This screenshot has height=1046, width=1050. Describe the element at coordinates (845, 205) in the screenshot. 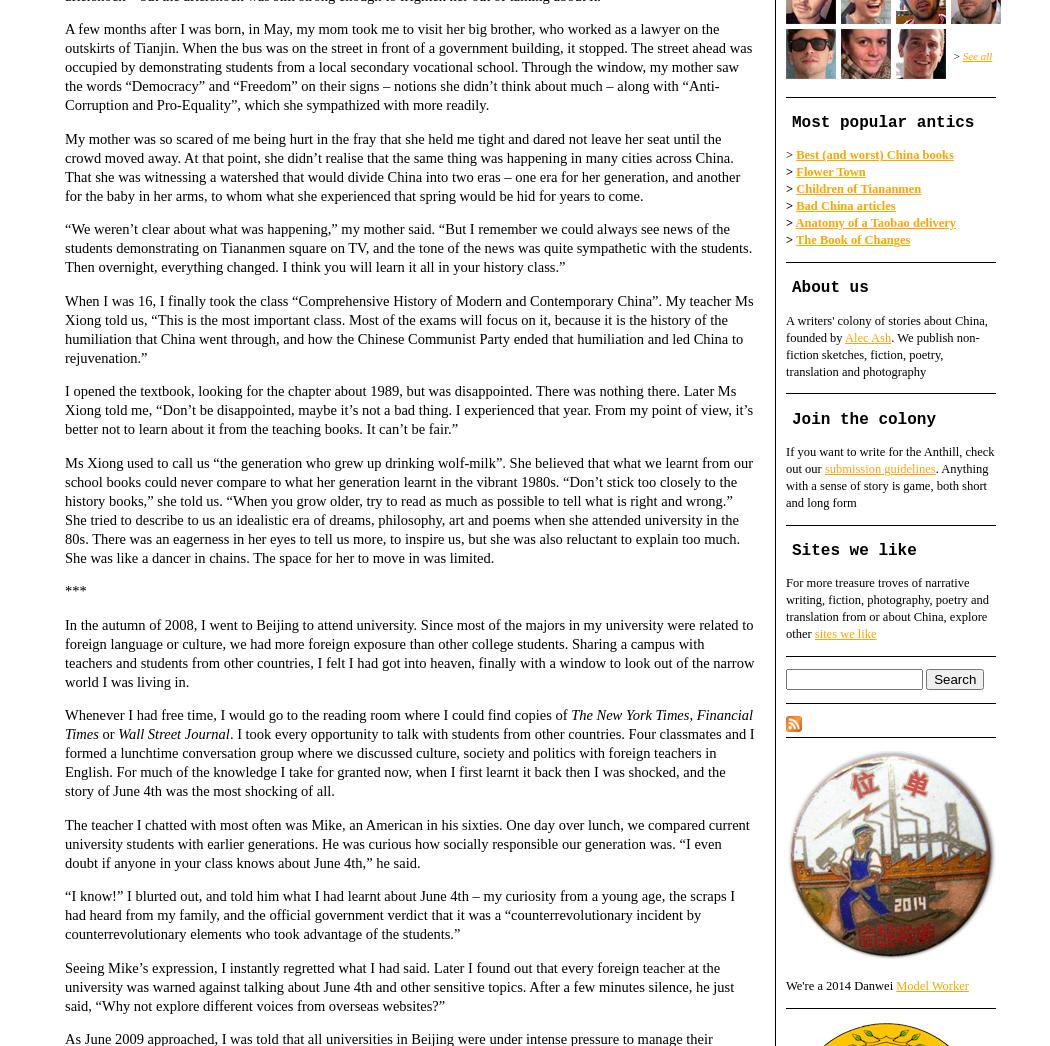

I see `'Bad China articles'` at that location.